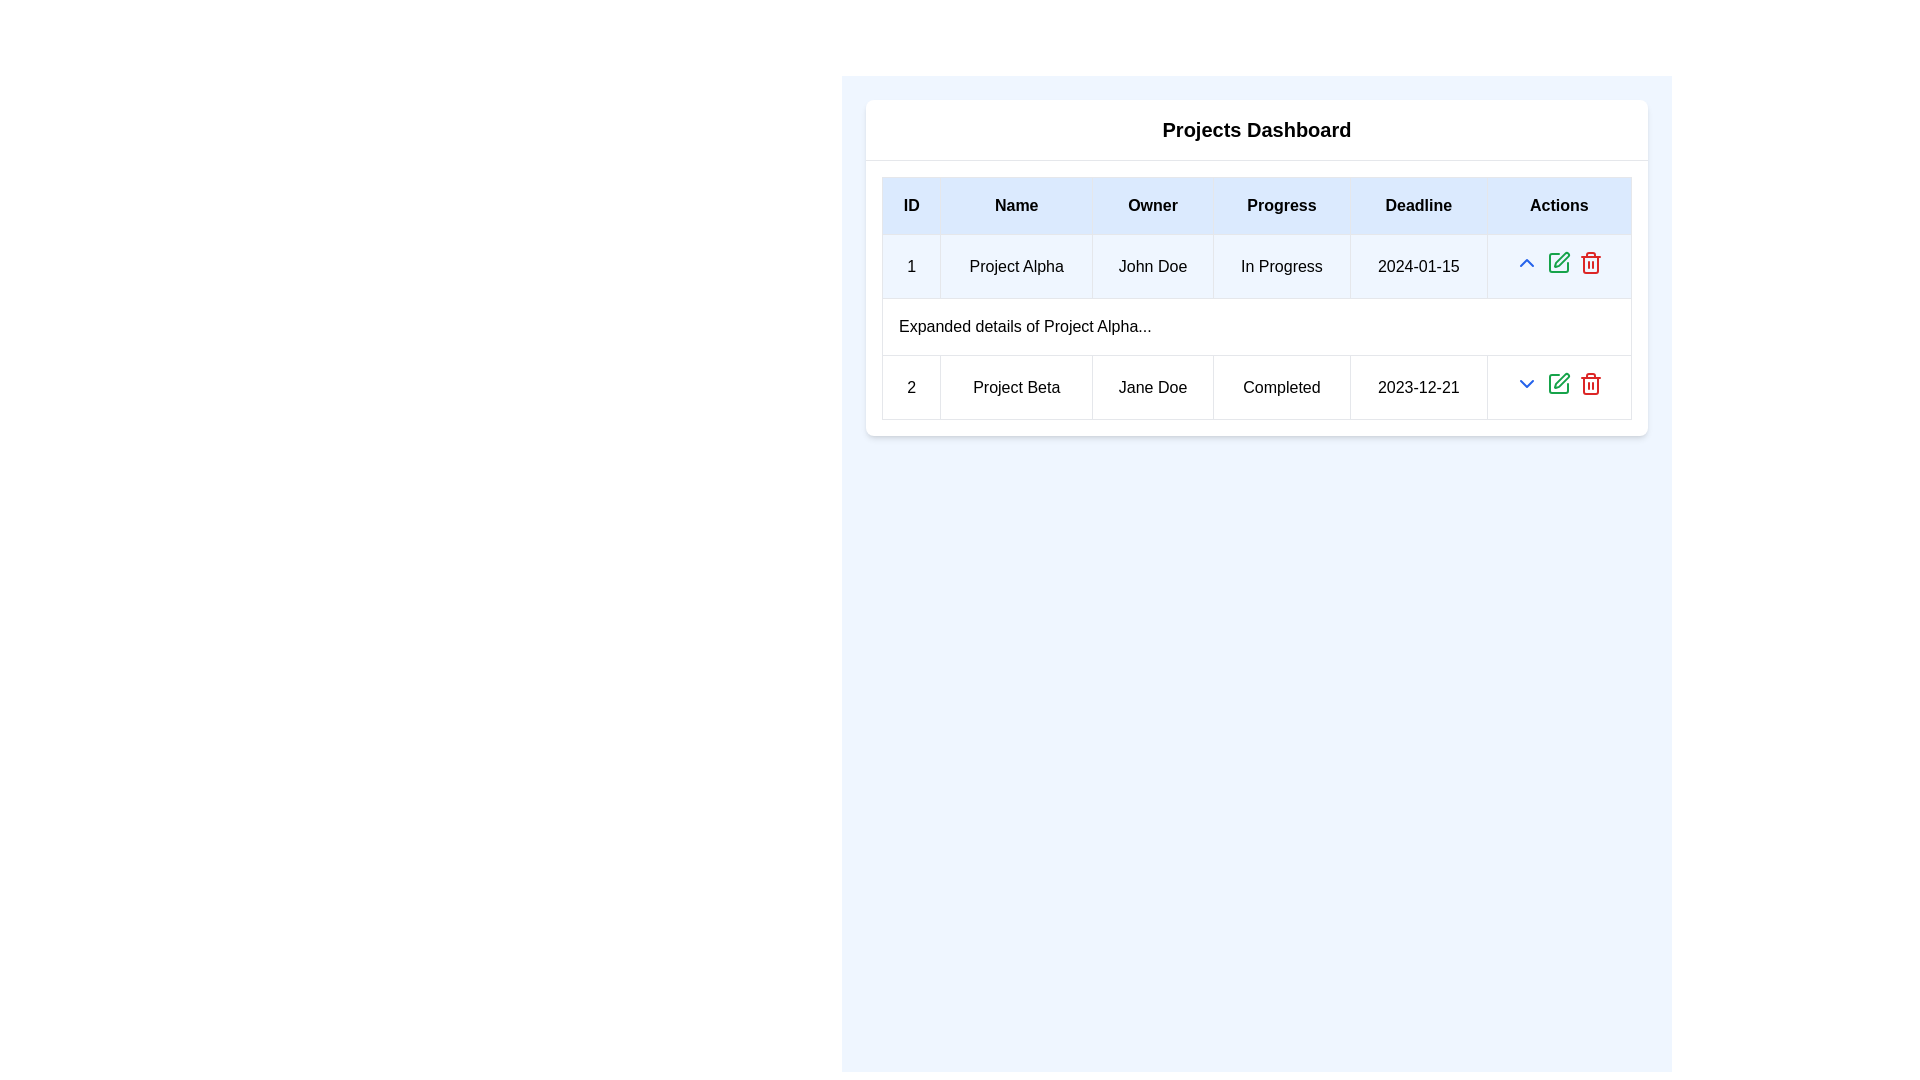 The width and height of the screenshot is (1920, 1080). What do you see at coordinates (1256, 130) in the screenshot?
I see `the heading element located at the top of the project dashboard card, which contextualizes the content below` at bounding box center [1256, 130].